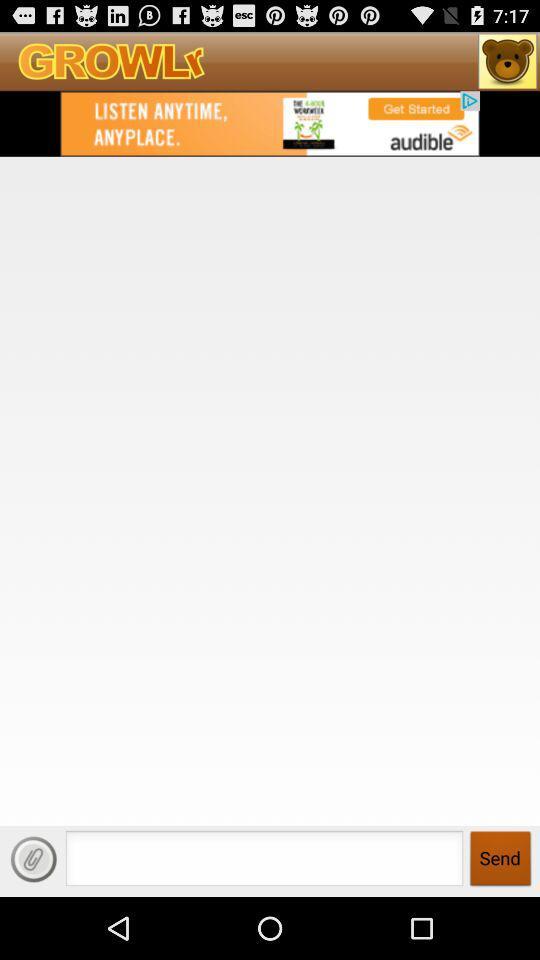 The height and width of the screenshot is (960, 540). What do you see at coordinates (270, 122) in the screenshot?
I see `open advertisement` at bounding box center [270, 122].